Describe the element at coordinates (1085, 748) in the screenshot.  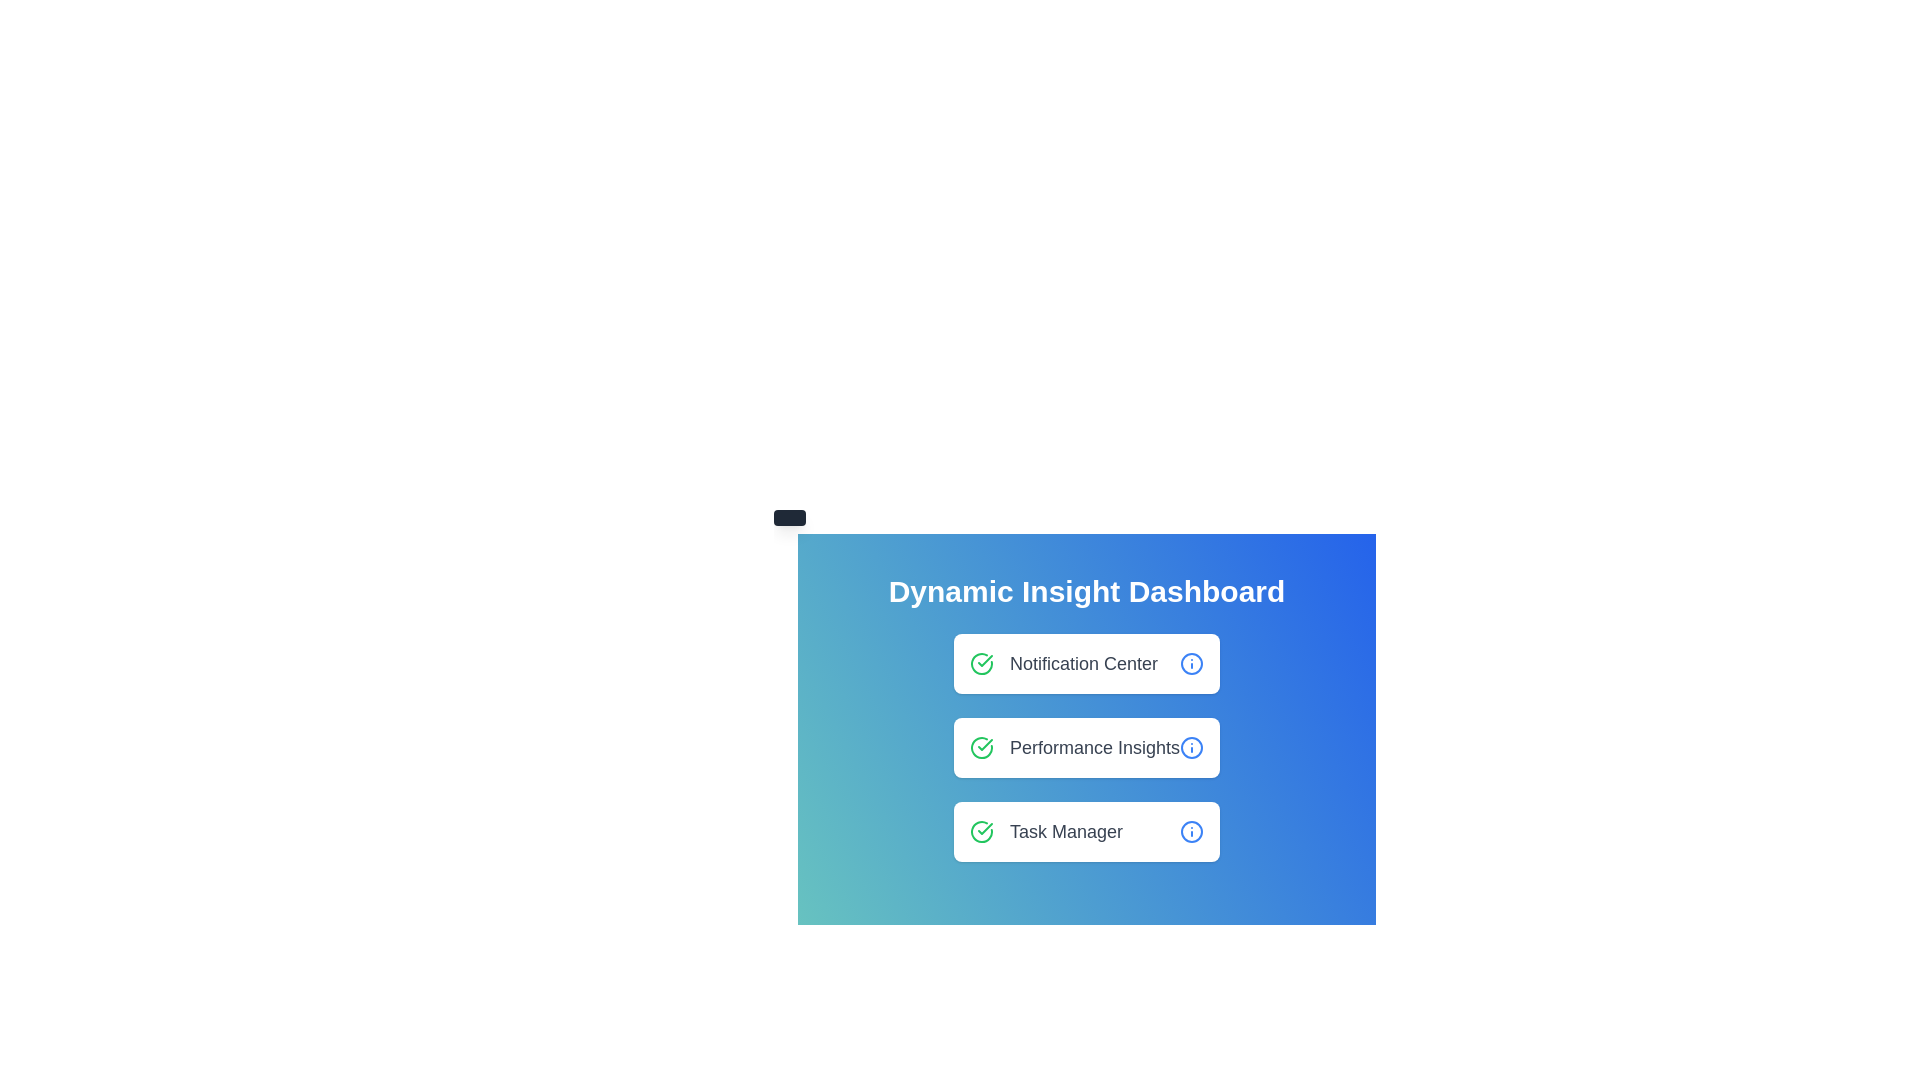
I see `the 'Performance Insights' text in the Card module` at that location.